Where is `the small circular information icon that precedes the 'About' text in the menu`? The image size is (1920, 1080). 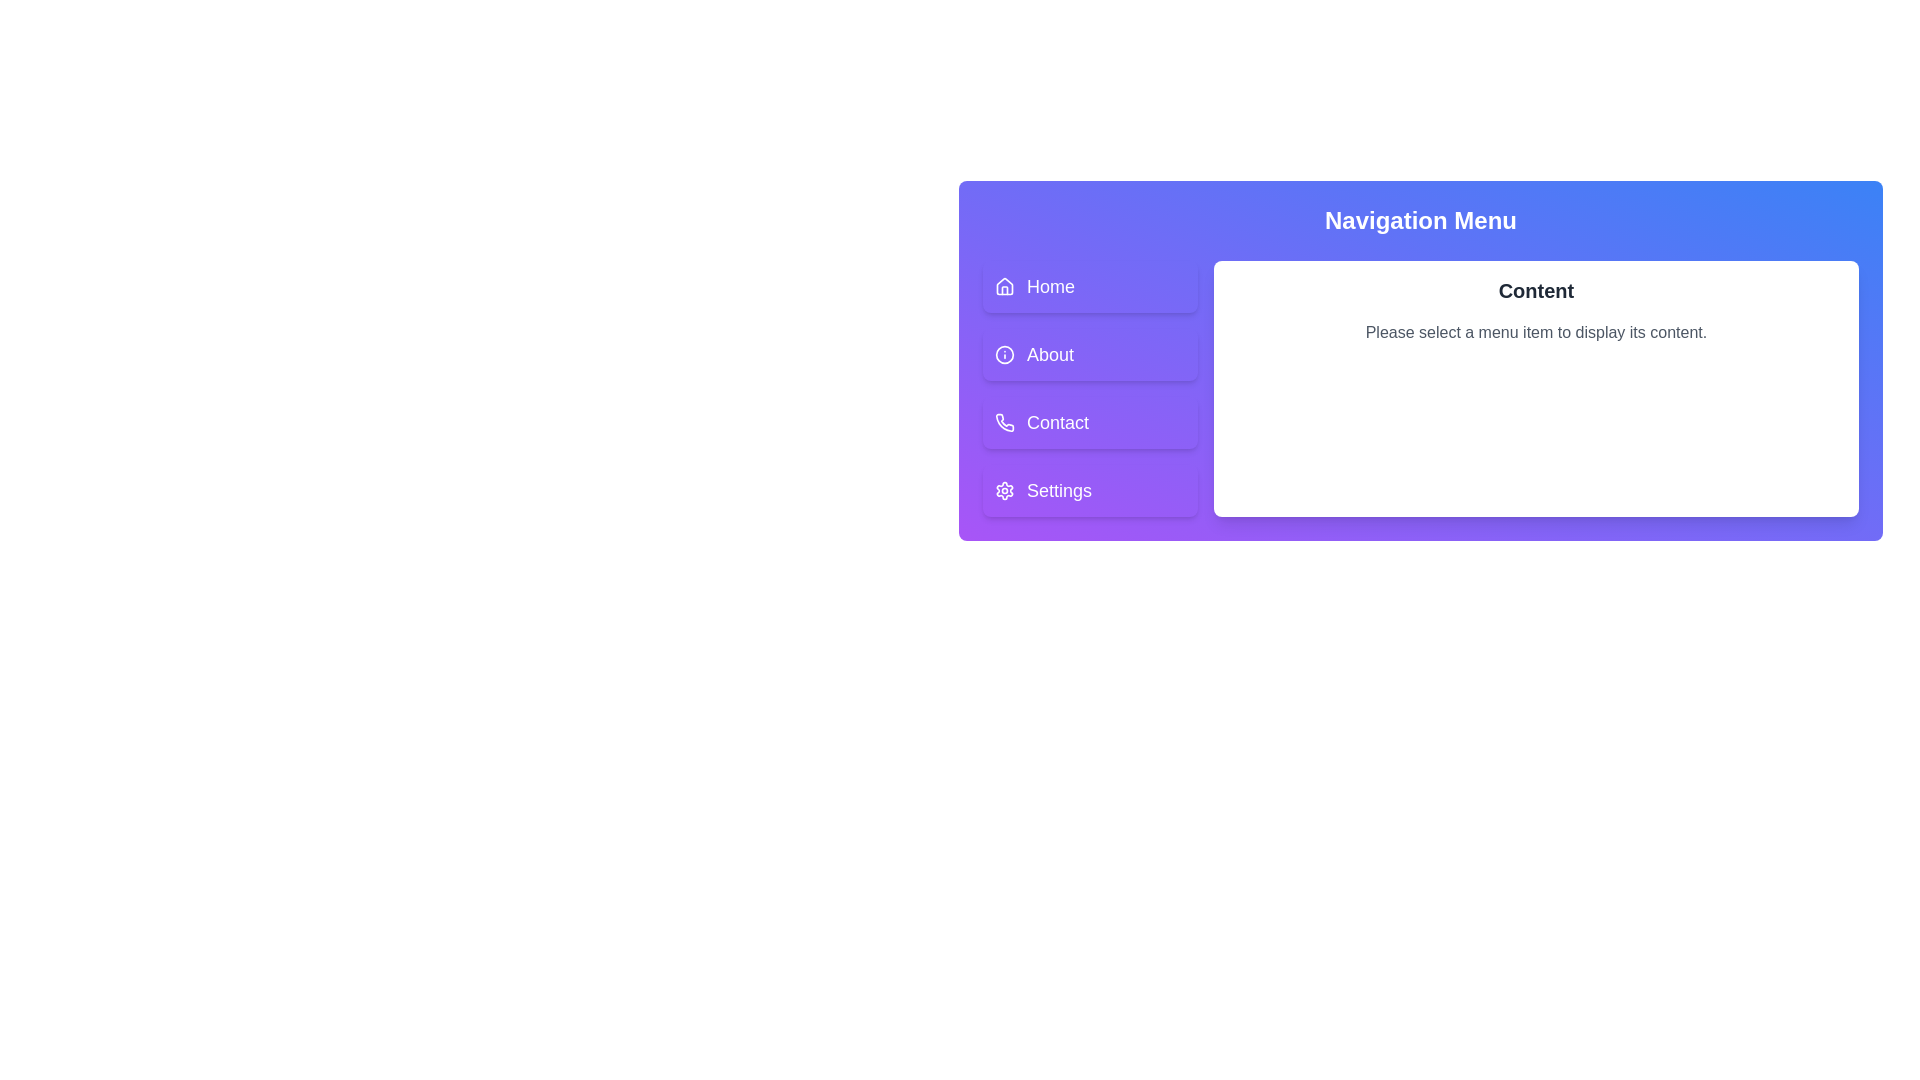
the small circular information icon that precedes the 'About' text in the menu is located at coordinates (1004, 353).